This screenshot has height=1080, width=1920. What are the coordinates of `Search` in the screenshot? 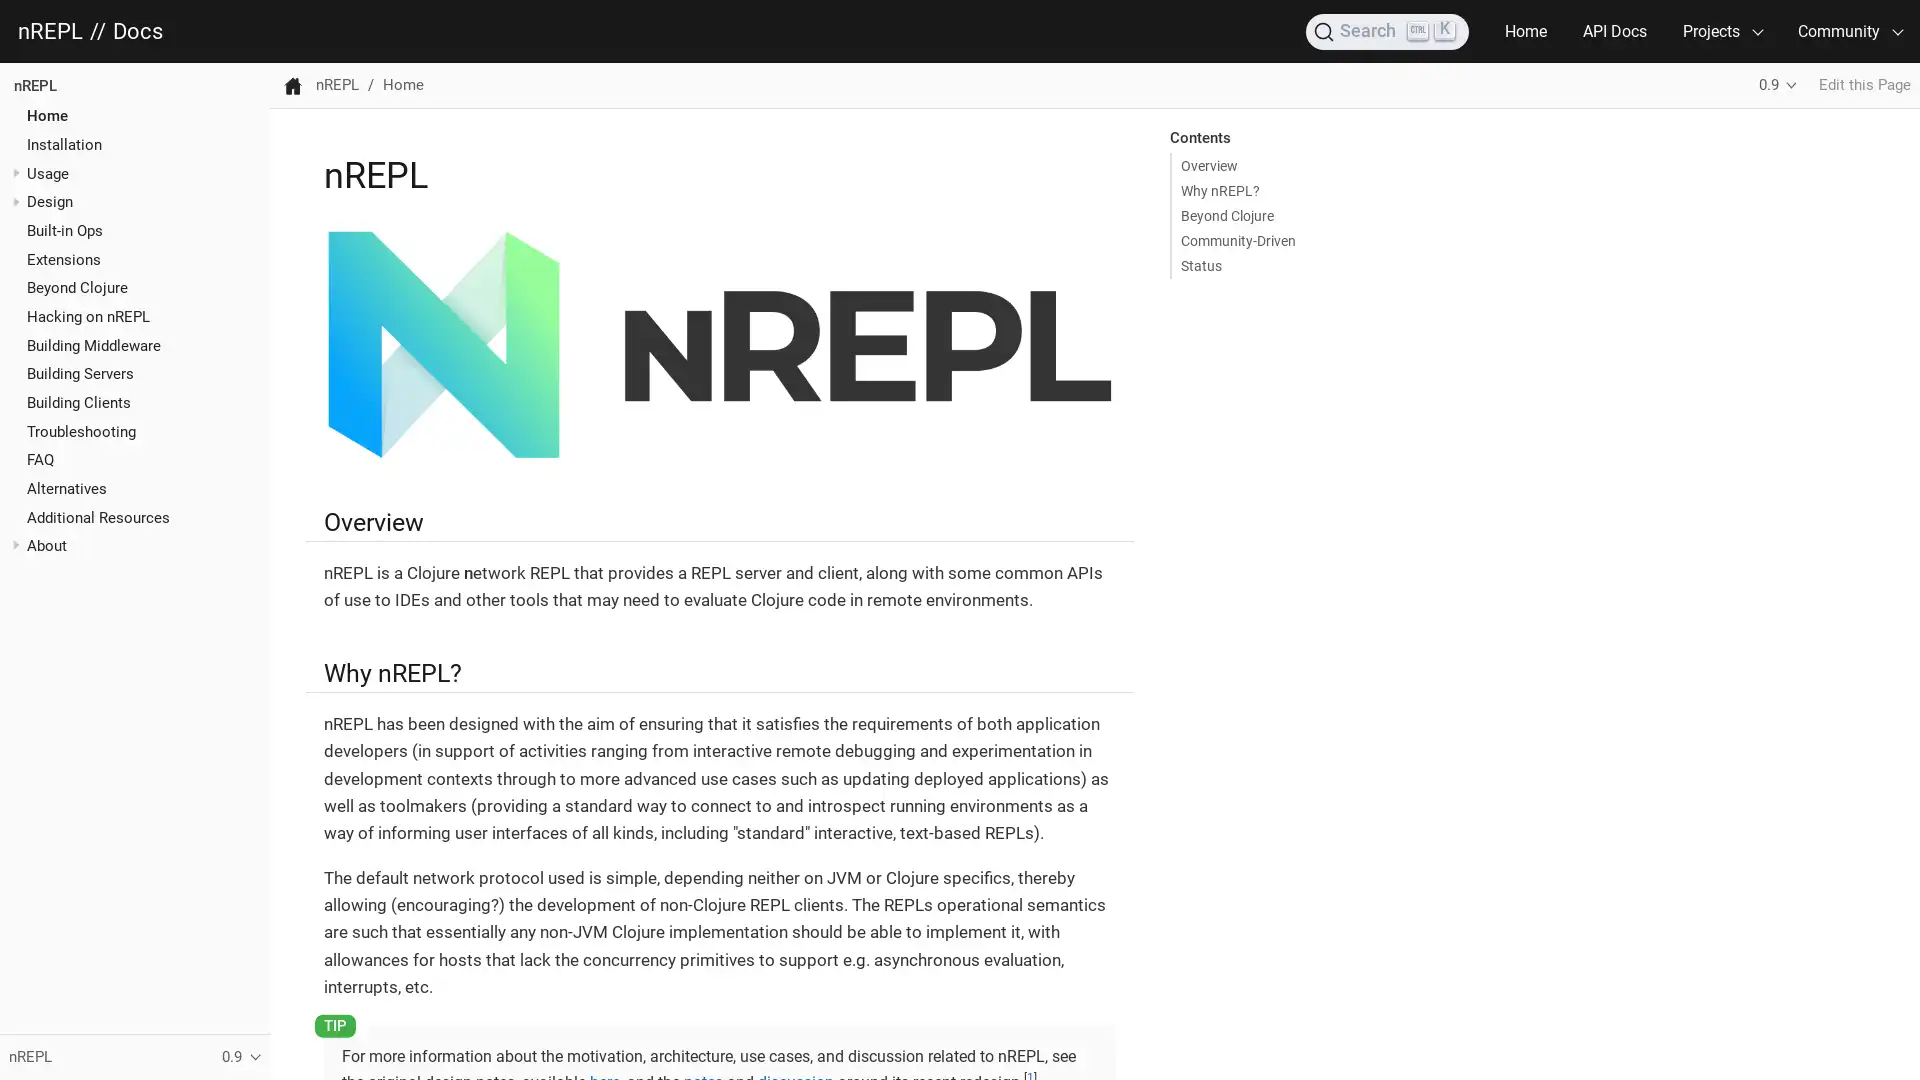 It's located at (1386, 30).